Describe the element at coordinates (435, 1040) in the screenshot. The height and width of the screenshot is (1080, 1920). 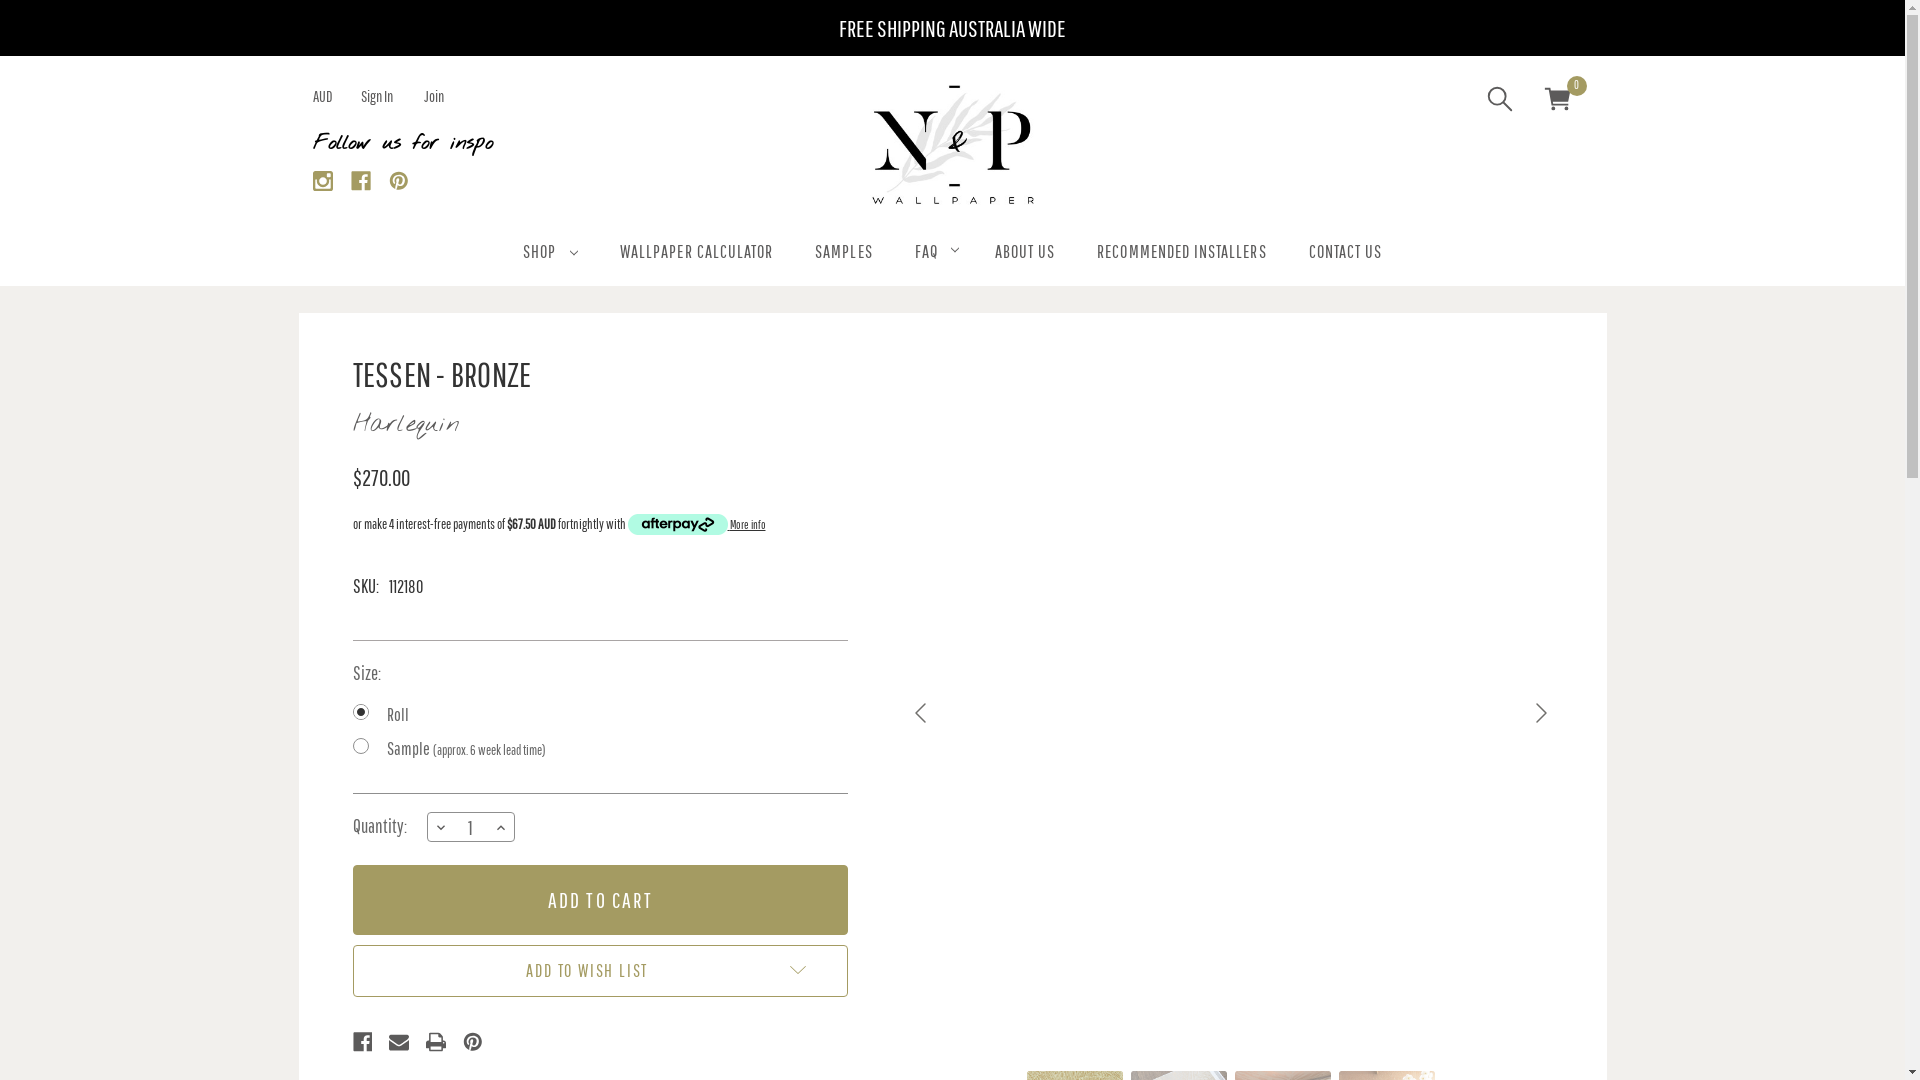
I see `'Print'` at that location.